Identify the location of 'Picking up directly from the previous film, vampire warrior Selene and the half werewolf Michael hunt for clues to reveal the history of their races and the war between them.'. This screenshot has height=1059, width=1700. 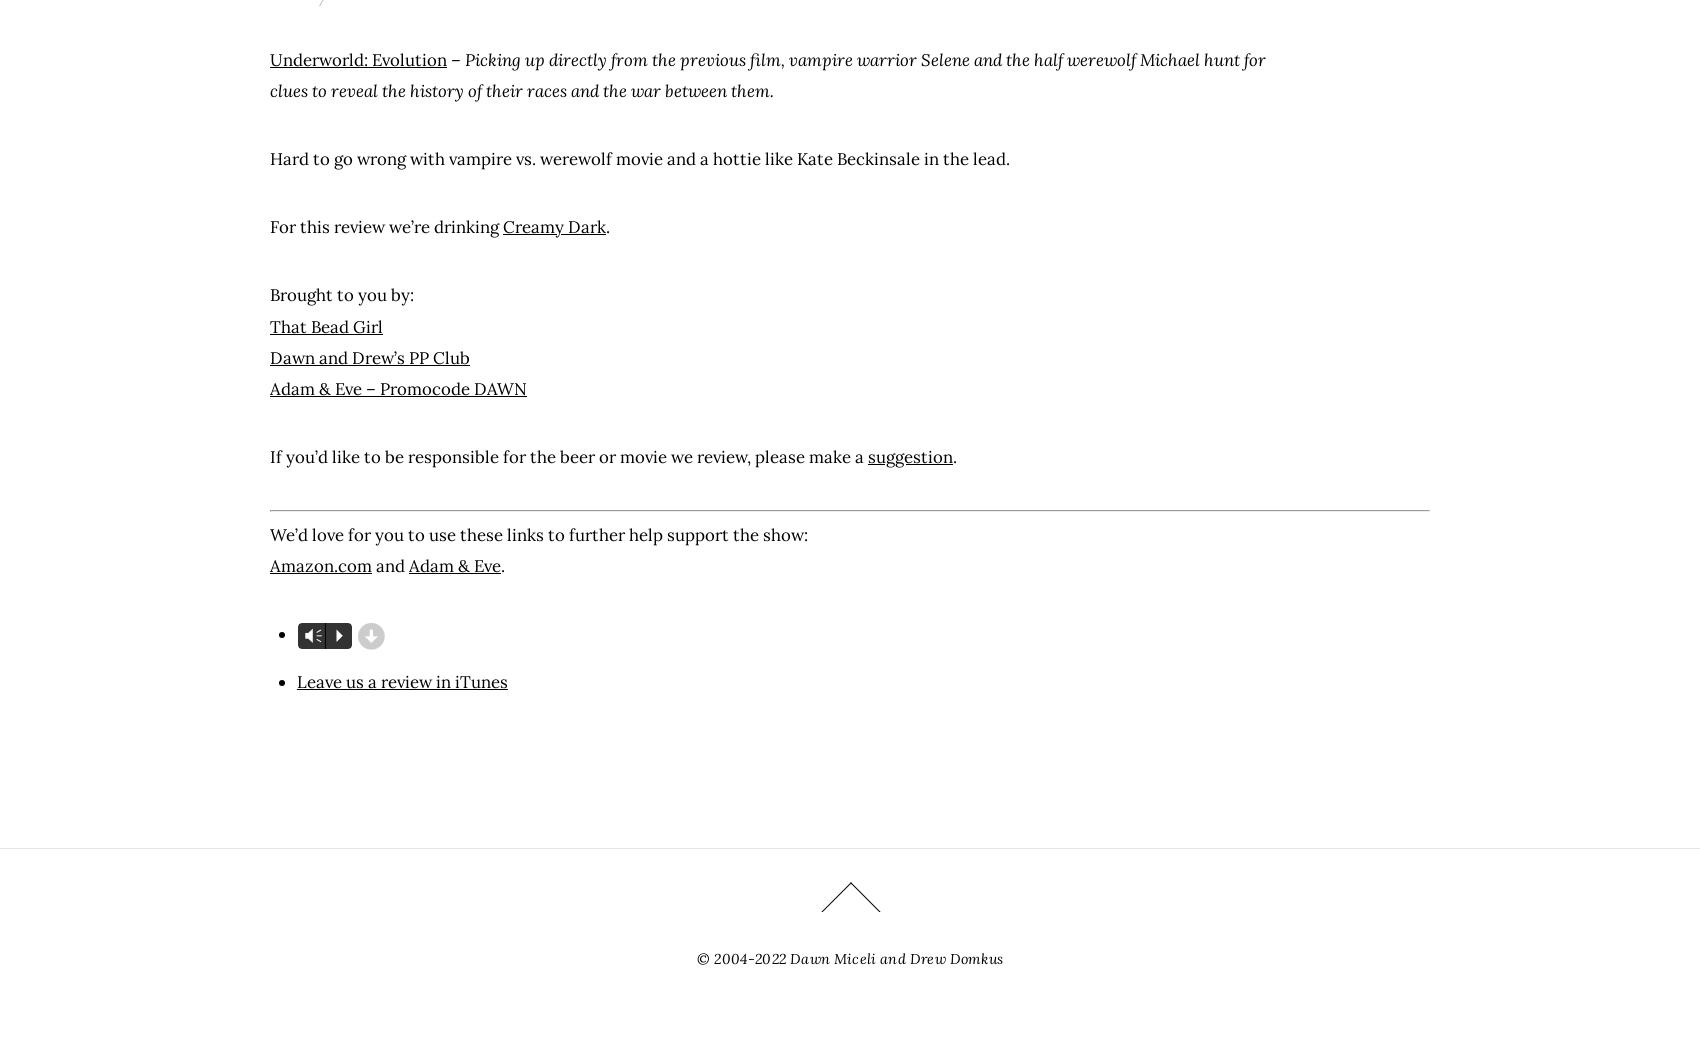
(767, 75).